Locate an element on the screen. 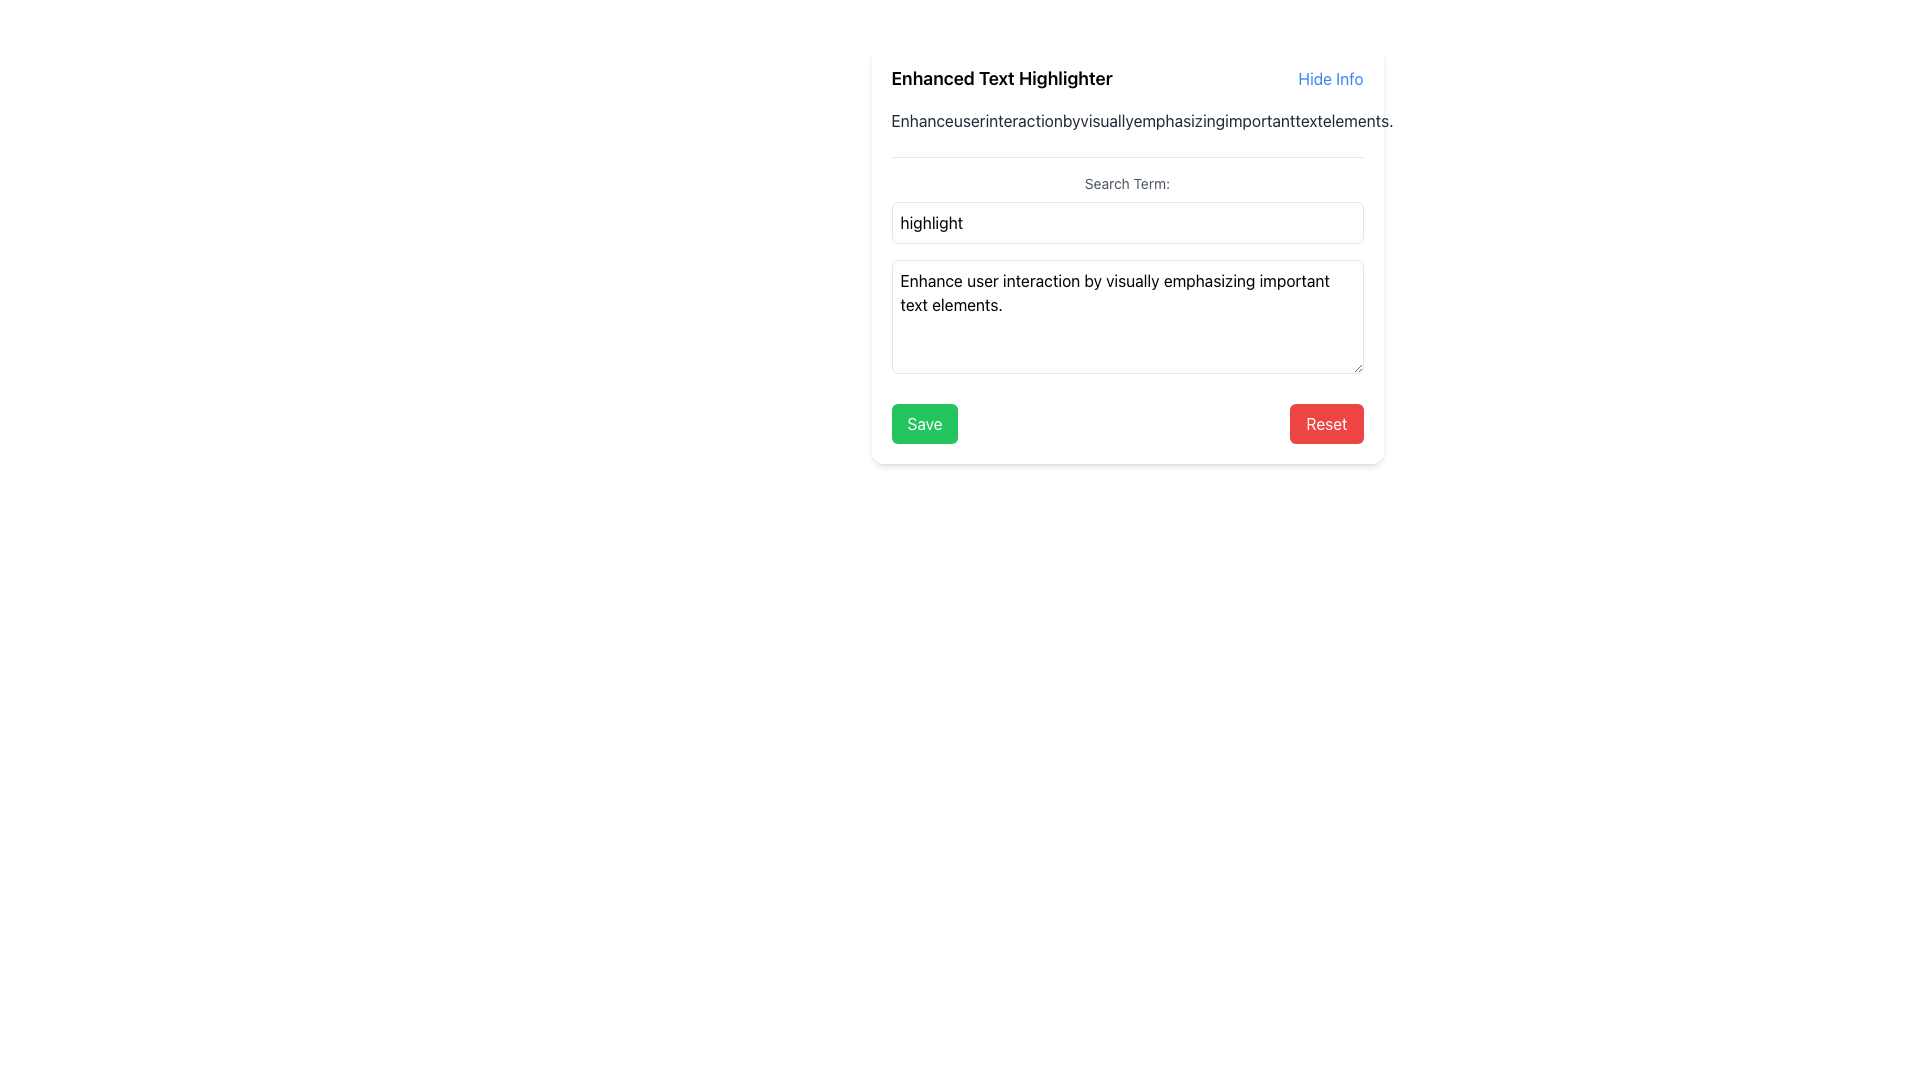  static text element displaying 'Enhanced Text Highlighter', which is bold and black-colored, located at the upper-left corner of the interface is located at coordinates (1002, 77).